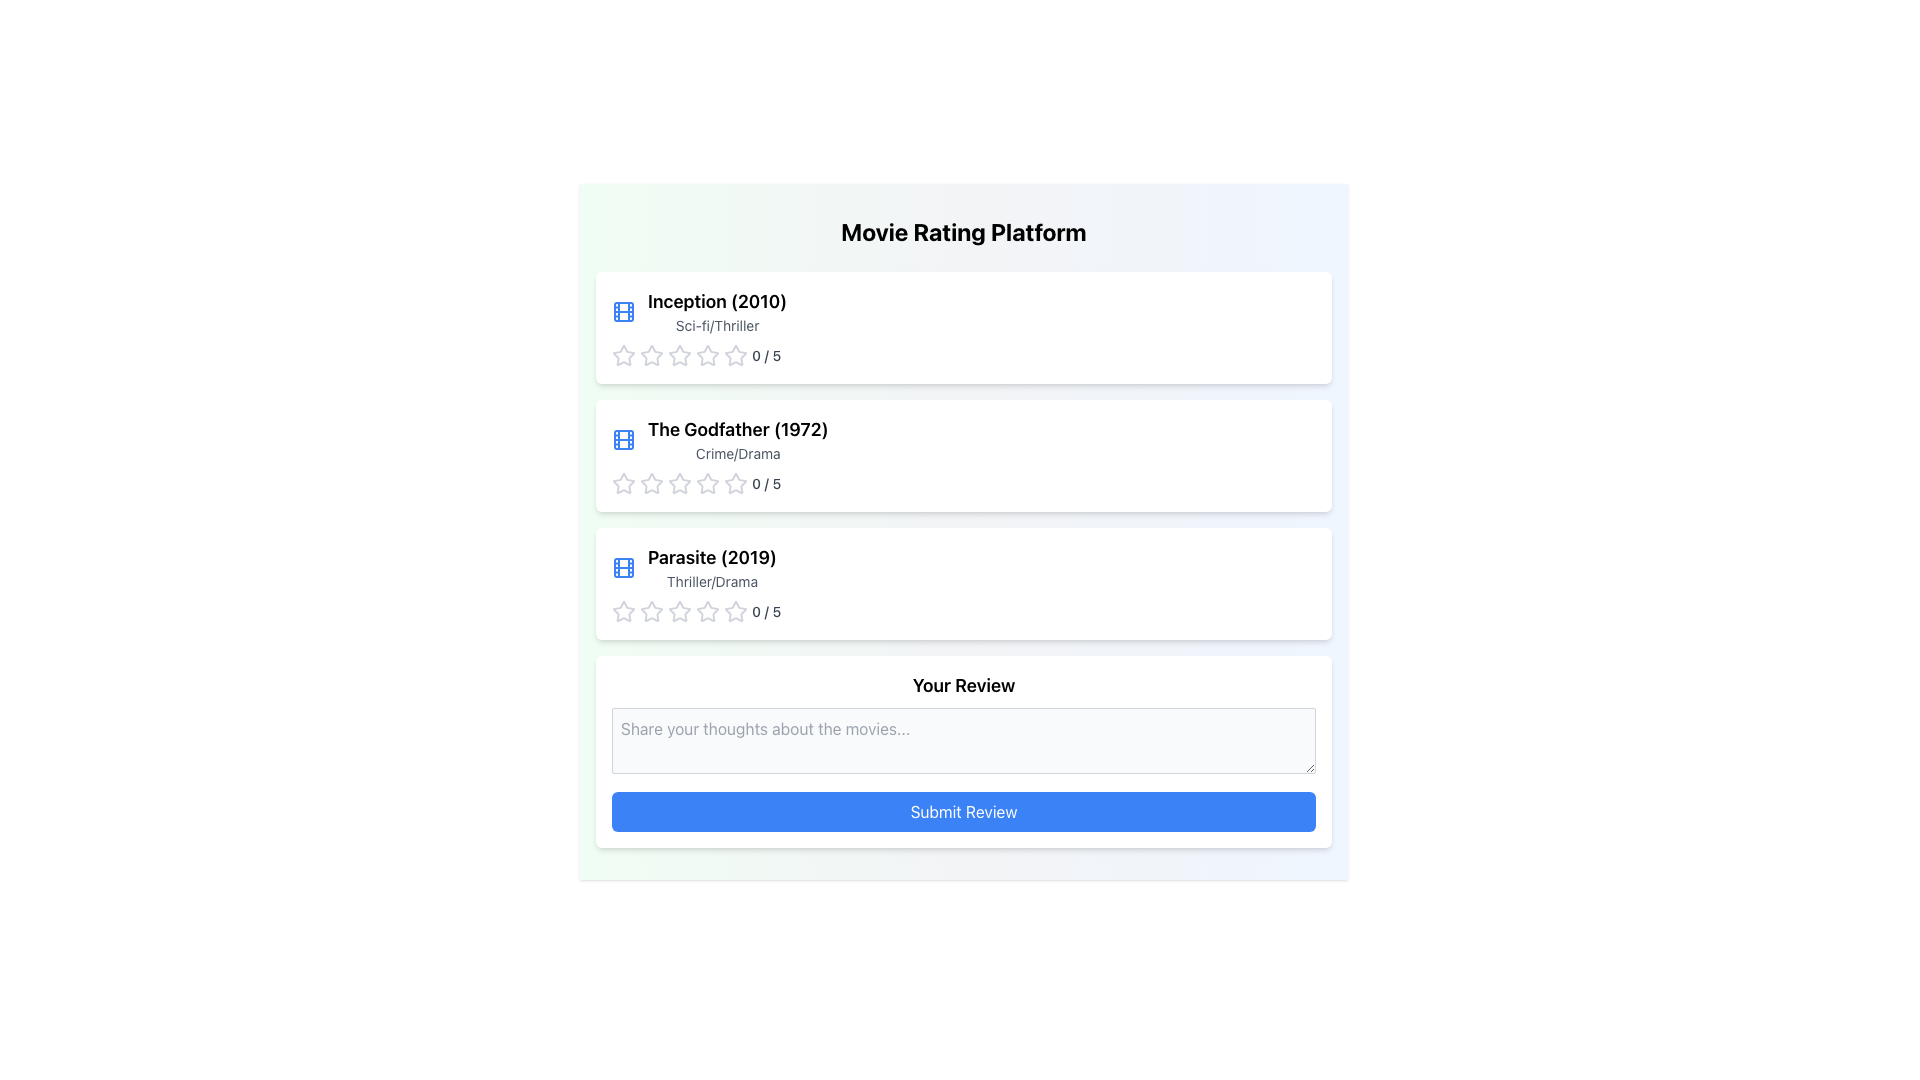 The image size is (1920, 1080). I want to click on the first star-shaped rating icon for 'The Godfather (1972)', so click(652, 483).